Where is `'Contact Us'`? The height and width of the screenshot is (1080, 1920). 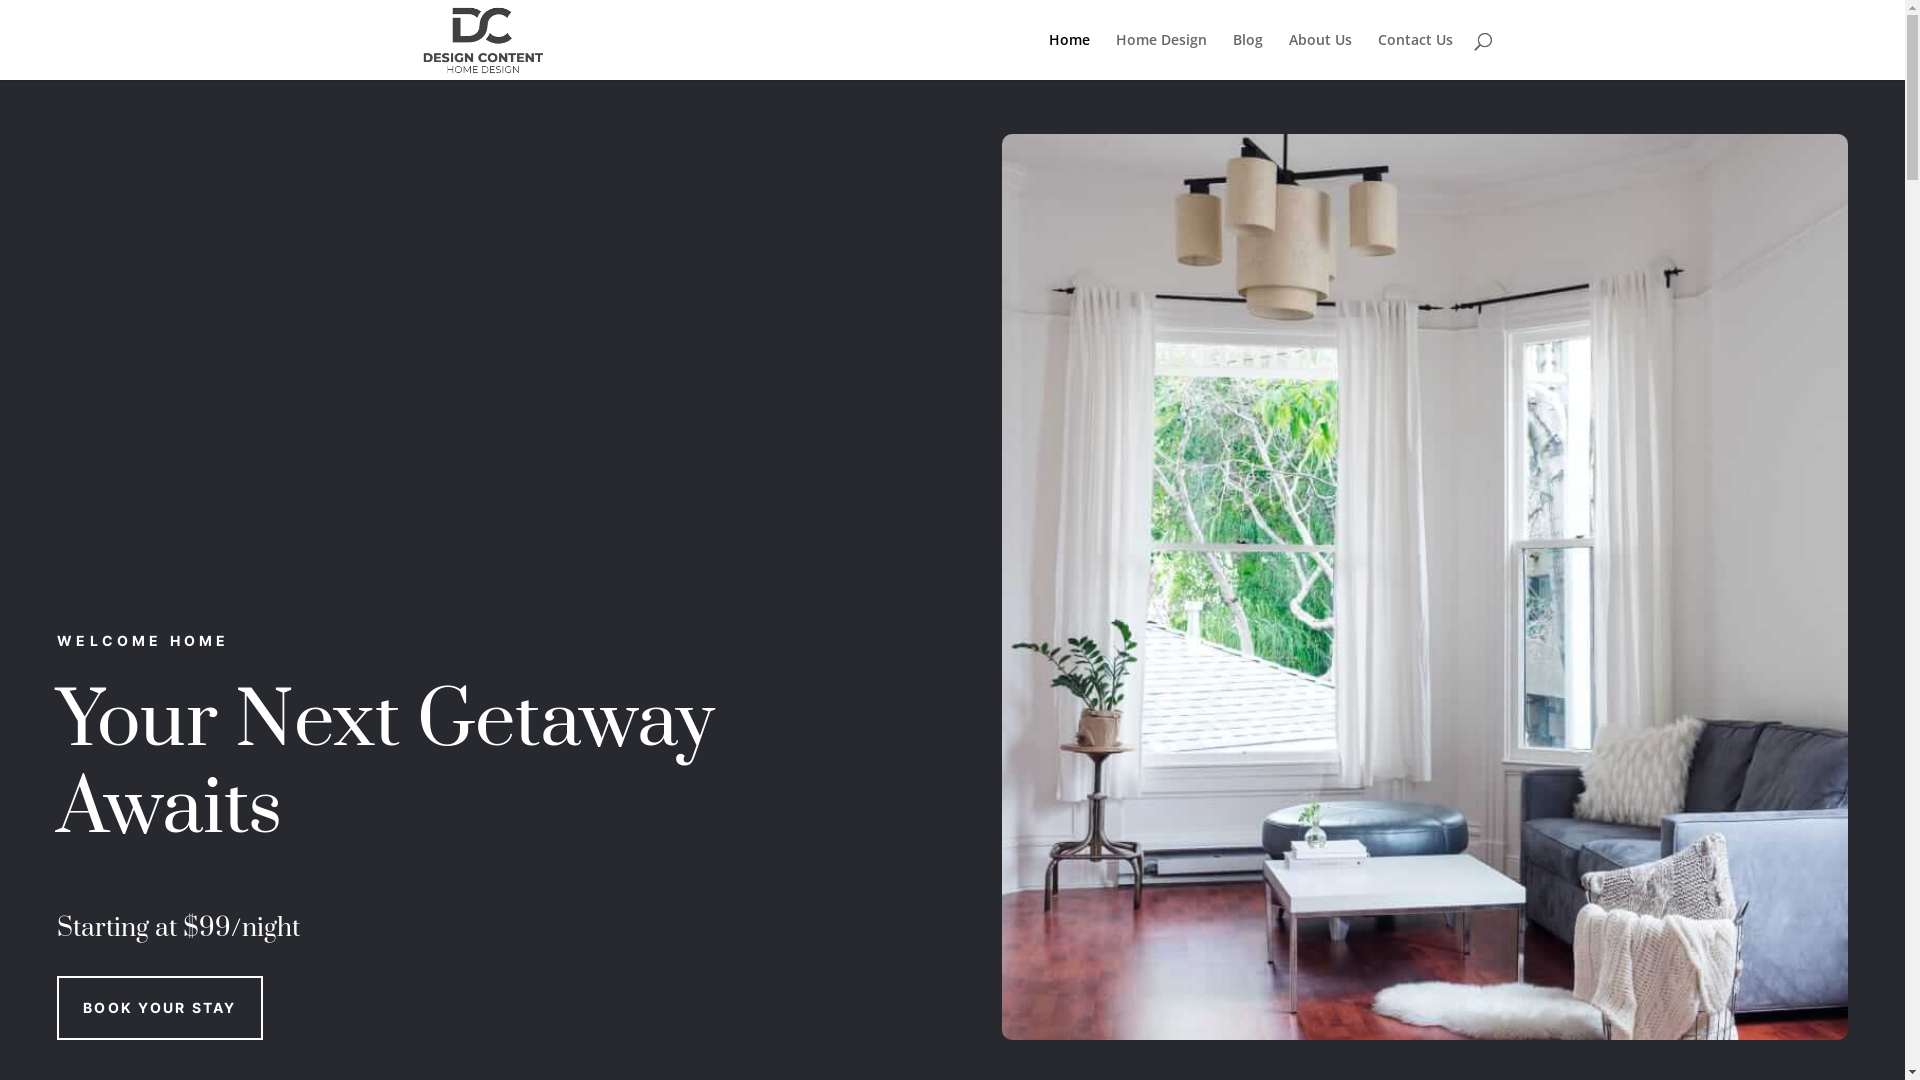 'Contact Us' is located at coordinates (1414, 55).